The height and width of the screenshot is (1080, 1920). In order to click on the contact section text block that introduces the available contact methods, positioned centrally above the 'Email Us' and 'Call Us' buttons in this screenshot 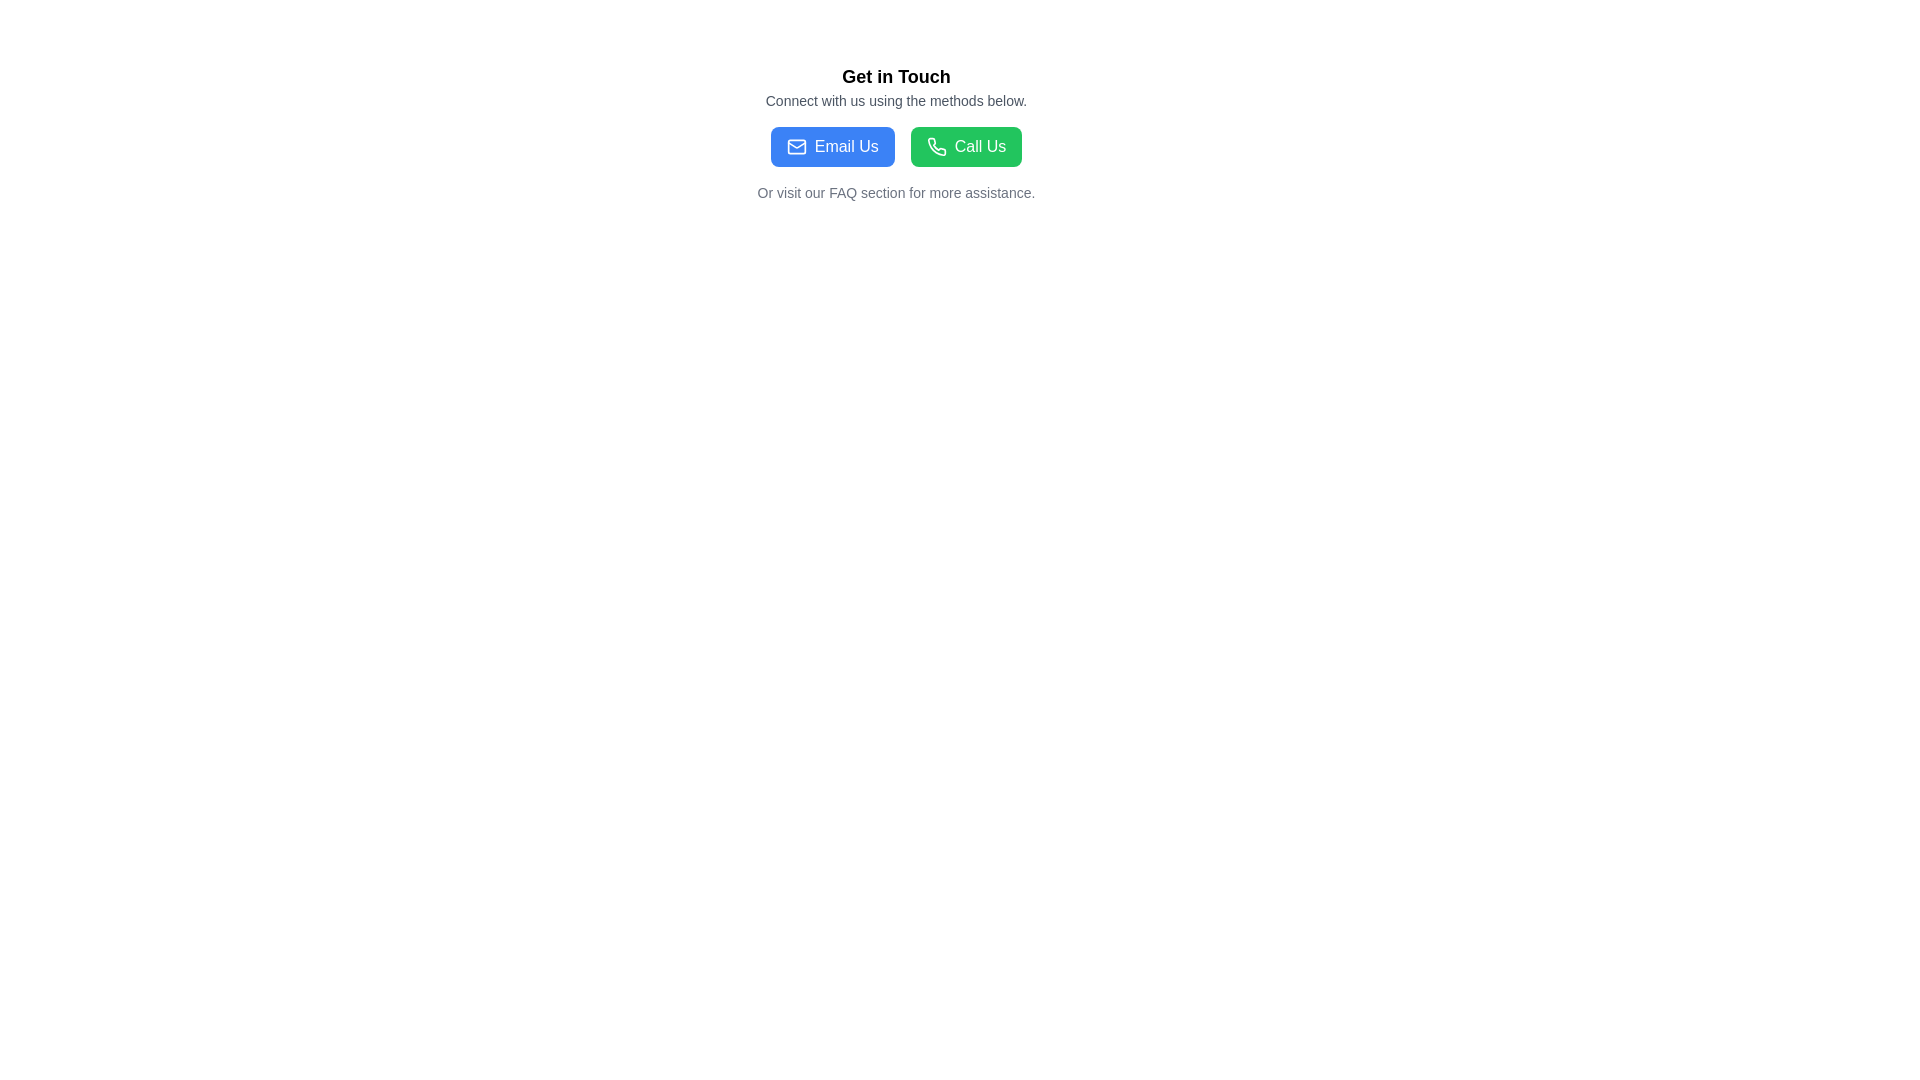, I will do `click(895, 86)`.